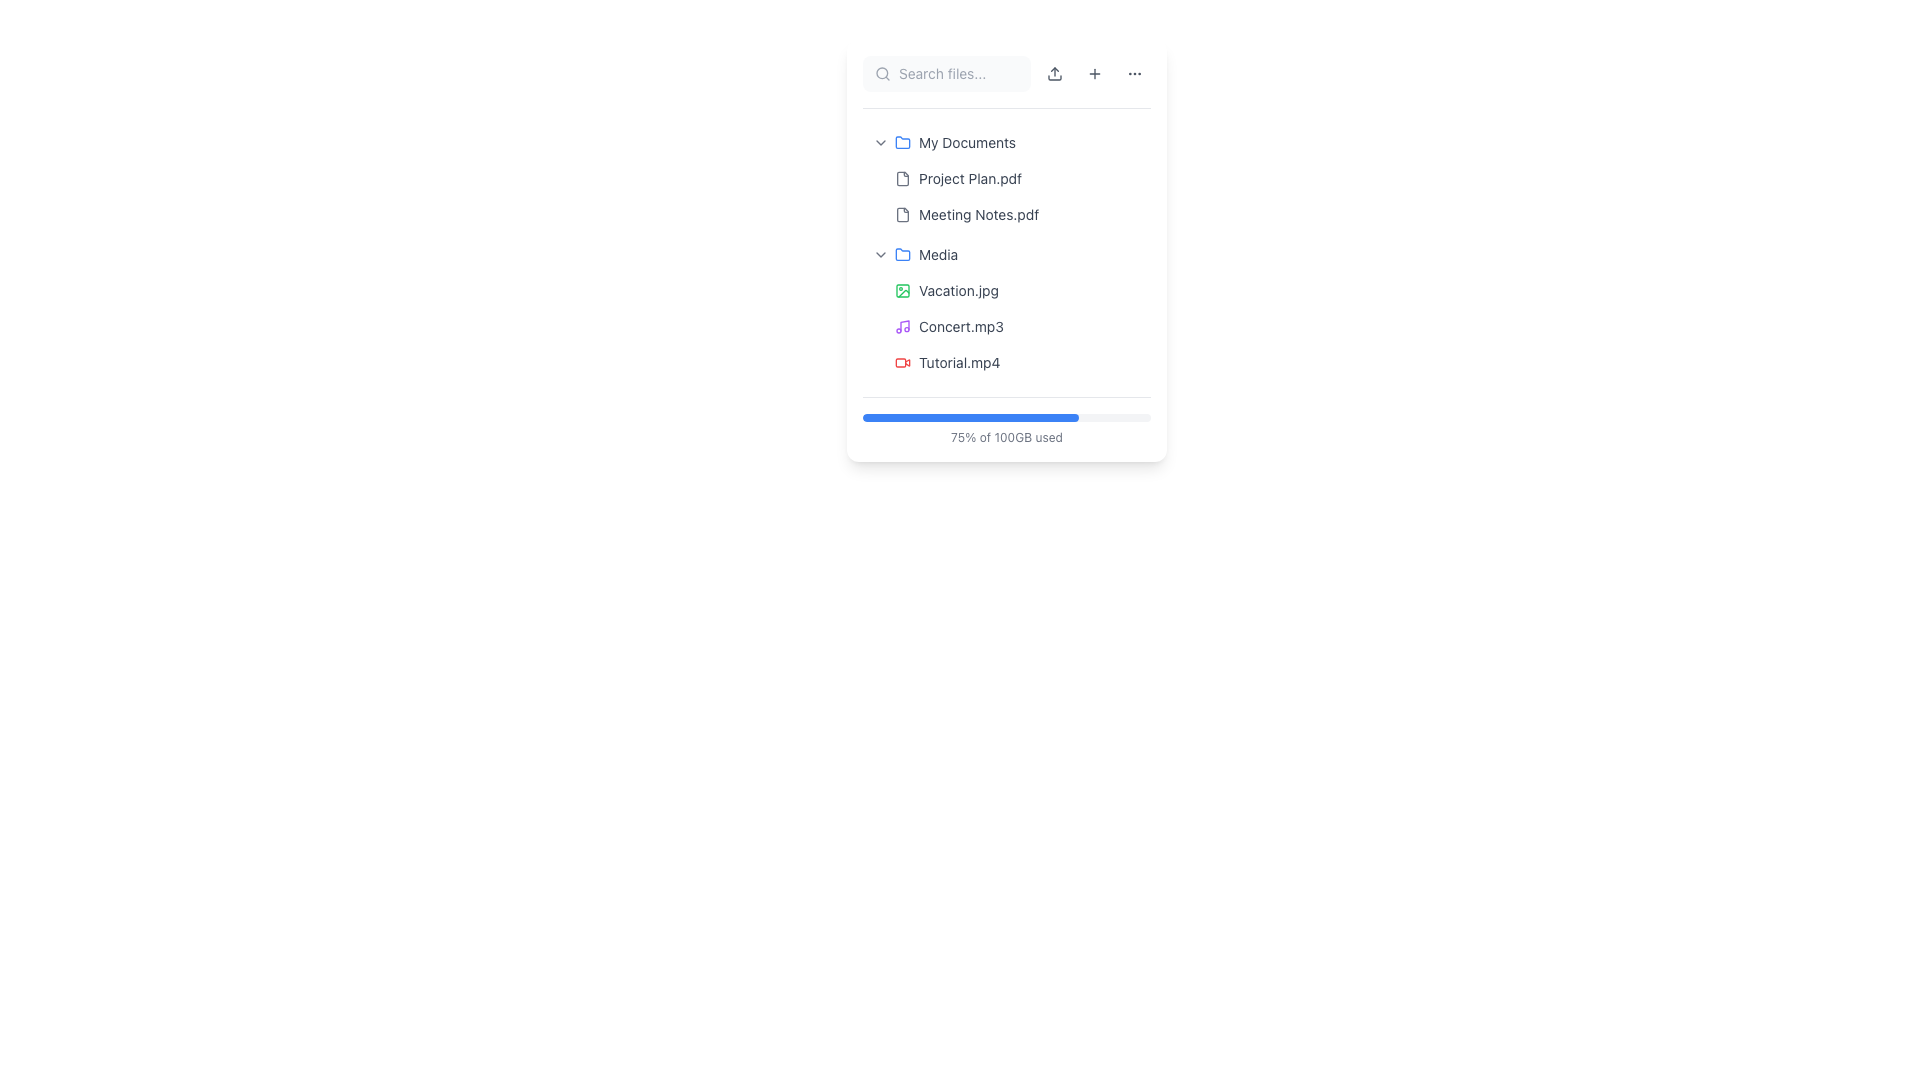 The width and height of the screenshot is (1920, 1080). I want to click on the first collapsible list item, so click(1007, 141).